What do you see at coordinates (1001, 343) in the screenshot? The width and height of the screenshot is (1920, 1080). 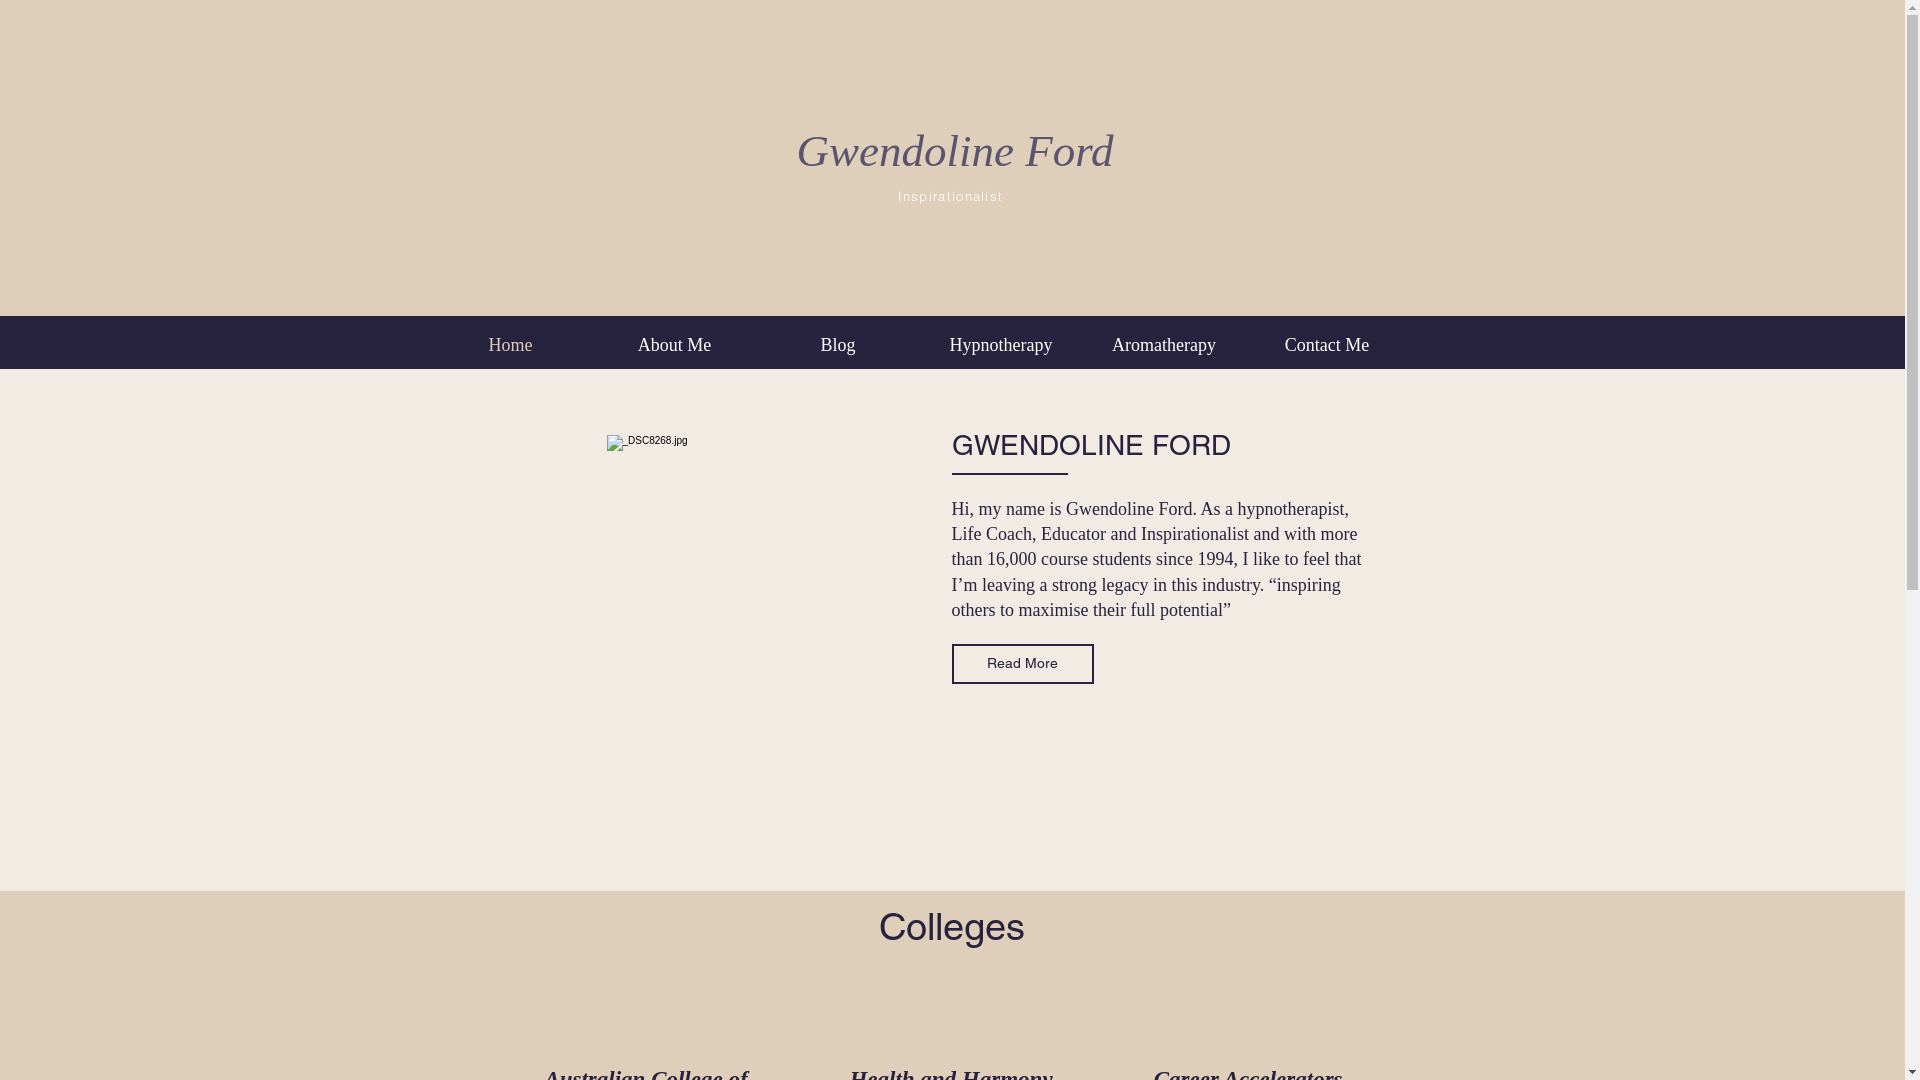 I see `'Hypnotherapy'` at bounding box center [1001, 343].